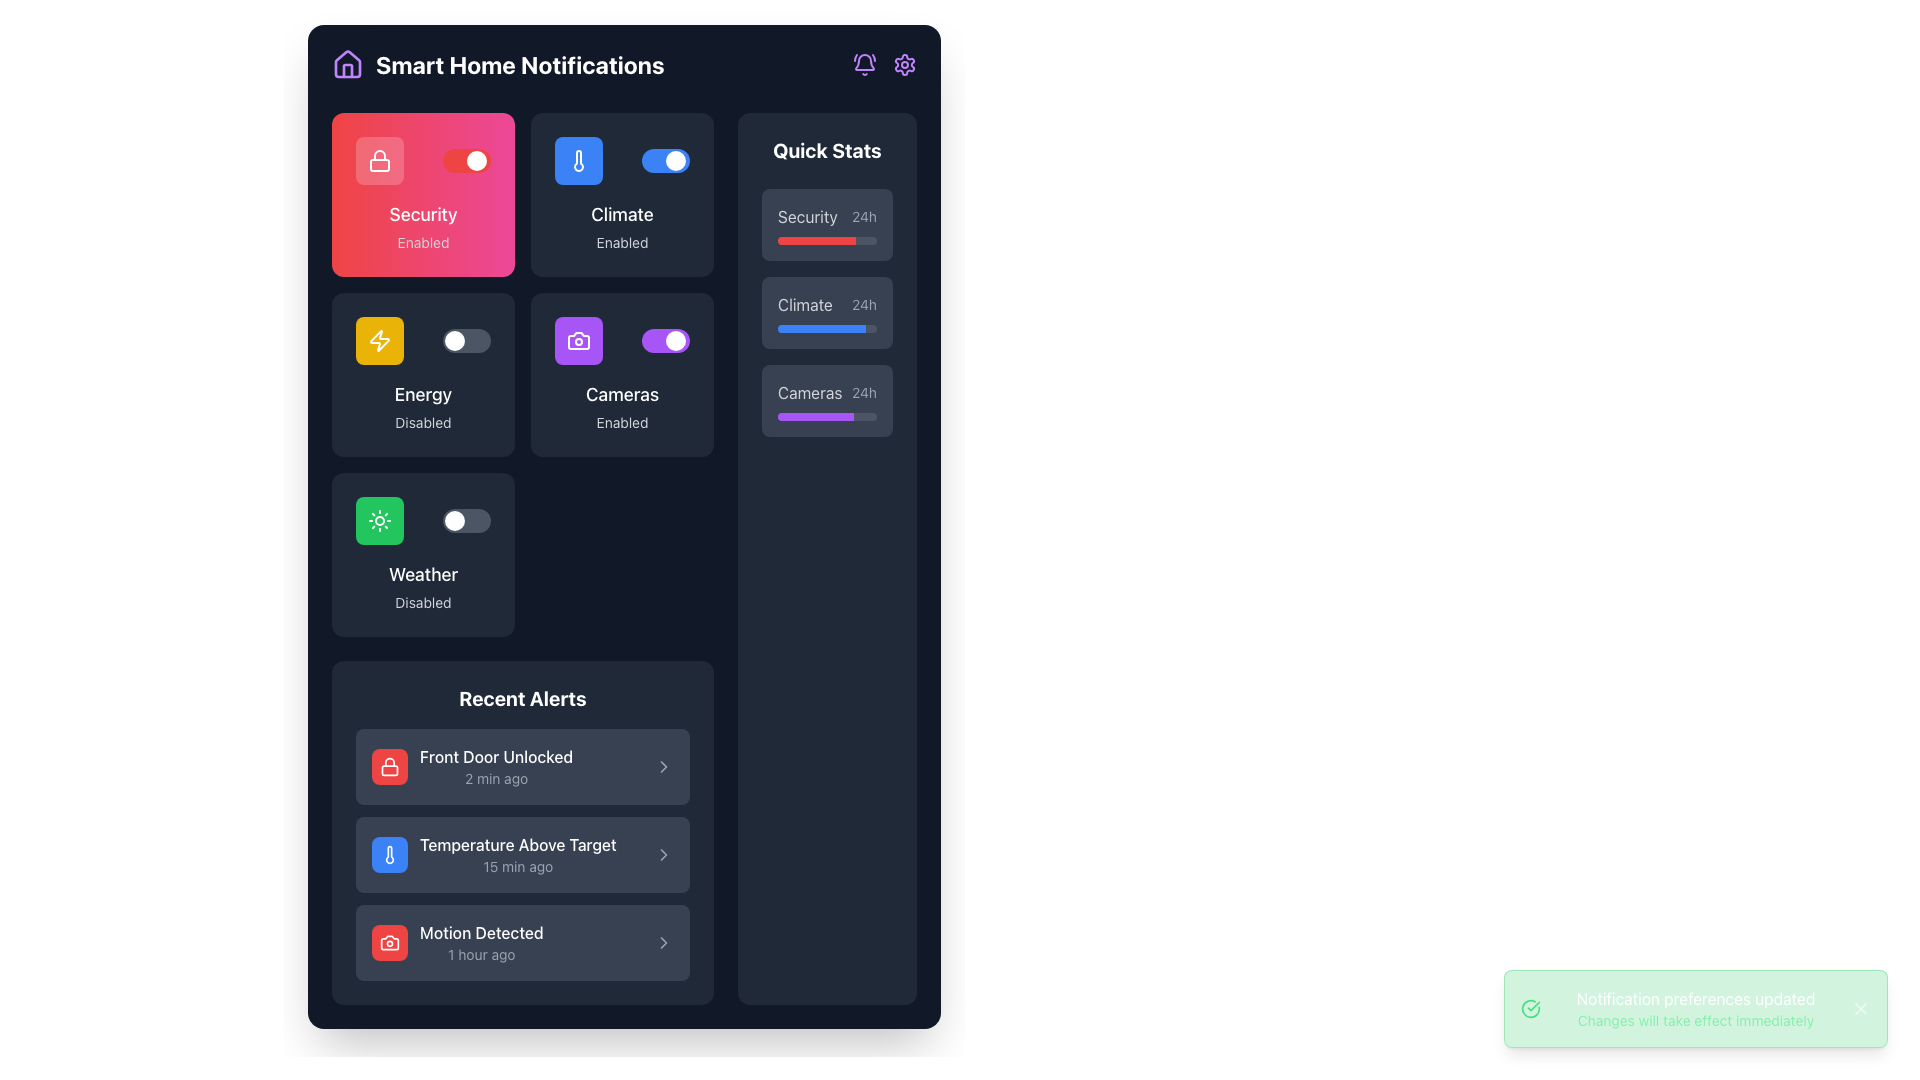 The image size is (1920, 1080). Describe the element at coordinates (465, 160) in the screenshot. I see `the toggle switch with a red background and white handle, located in the 'Security' card` at that location.